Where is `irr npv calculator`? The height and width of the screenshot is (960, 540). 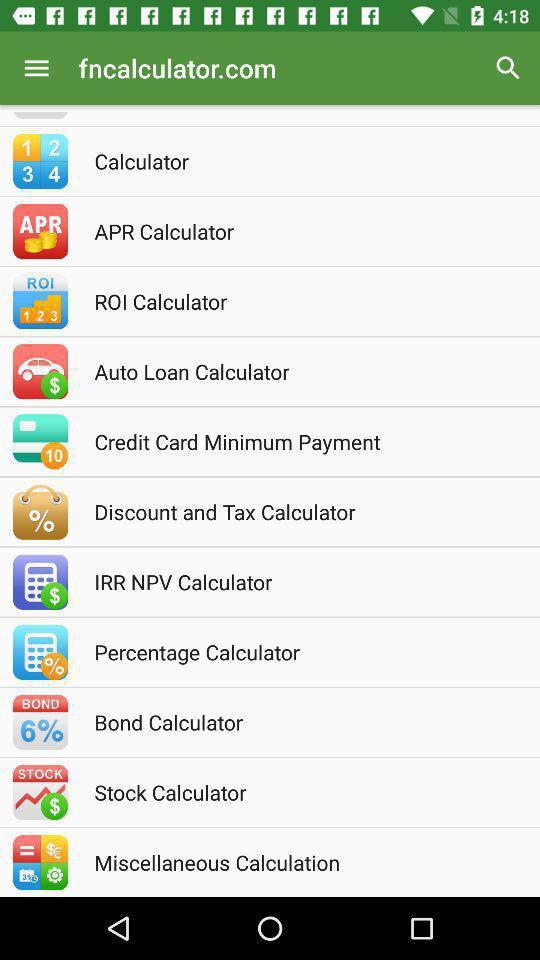 irr npv calculator is located at coordinates (296, 581).